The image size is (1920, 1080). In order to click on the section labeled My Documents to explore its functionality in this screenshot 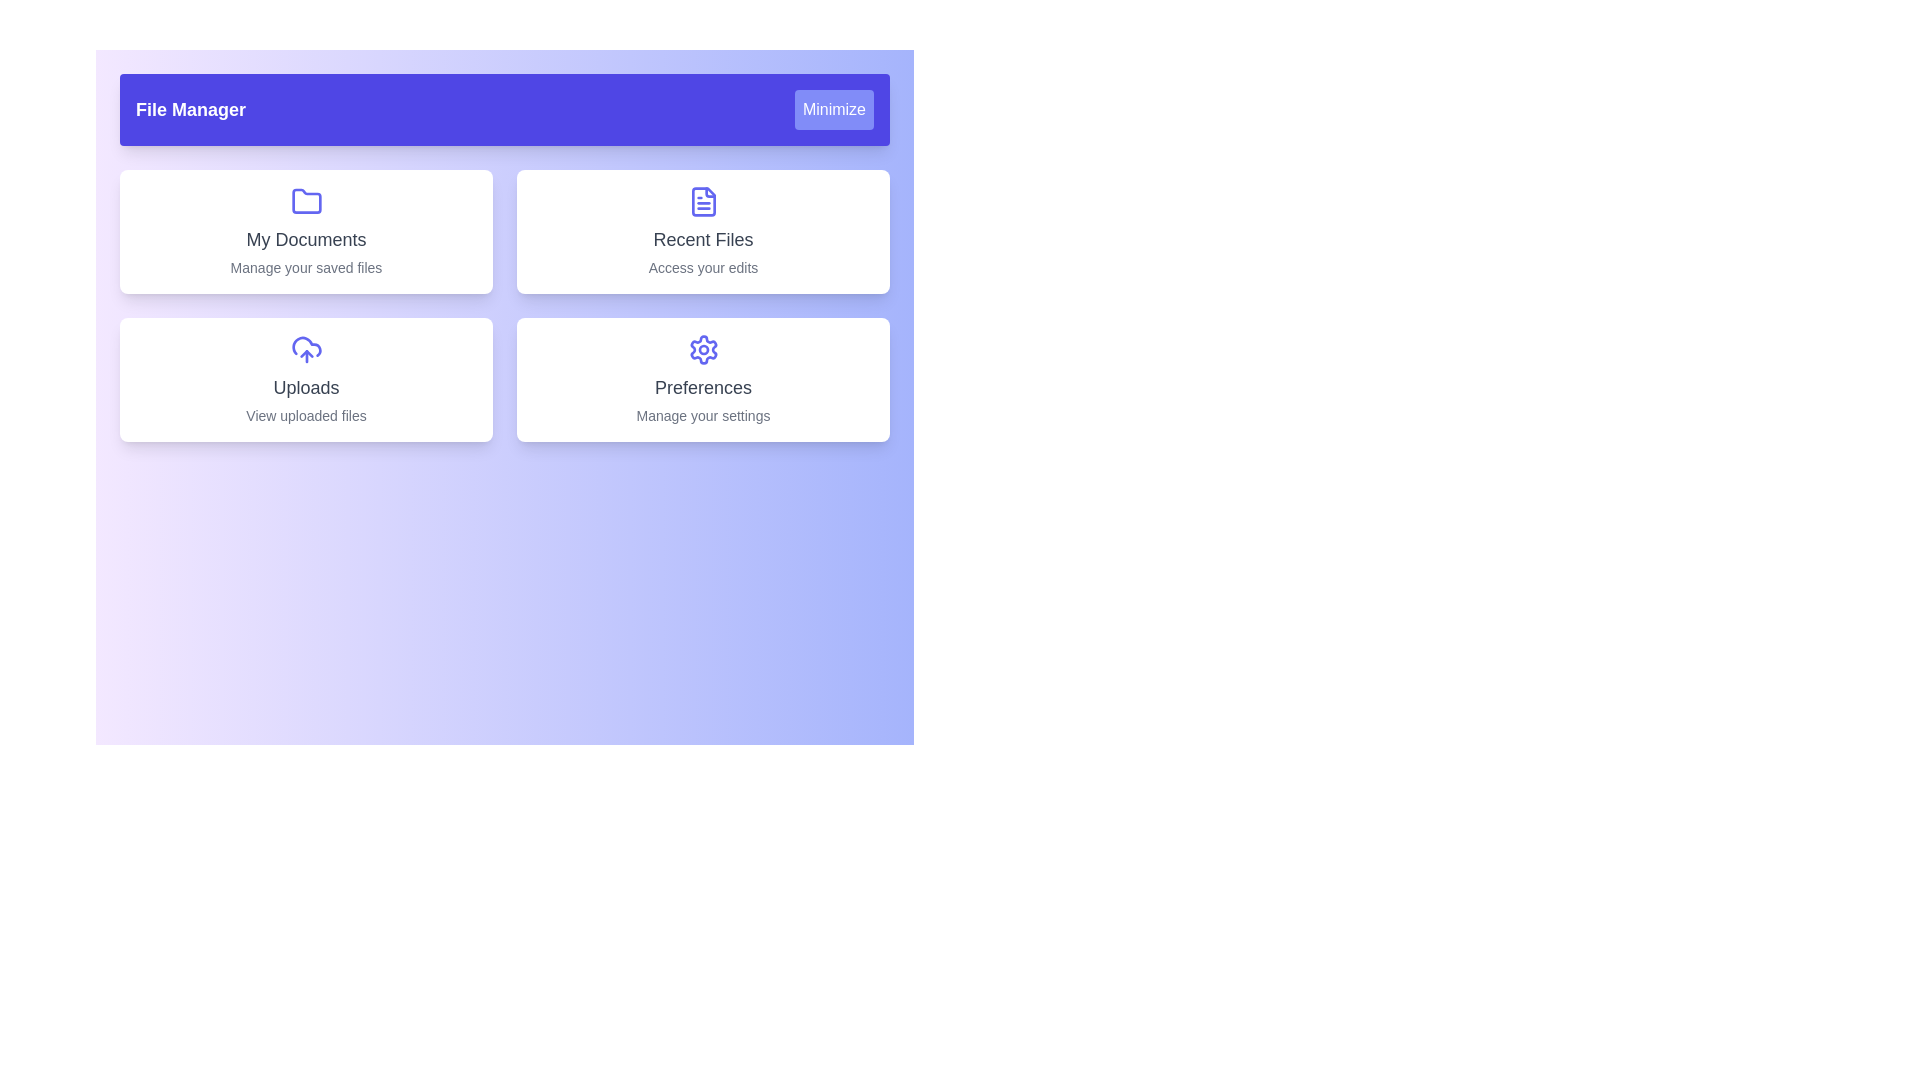, I will do `click(305, 230)`.